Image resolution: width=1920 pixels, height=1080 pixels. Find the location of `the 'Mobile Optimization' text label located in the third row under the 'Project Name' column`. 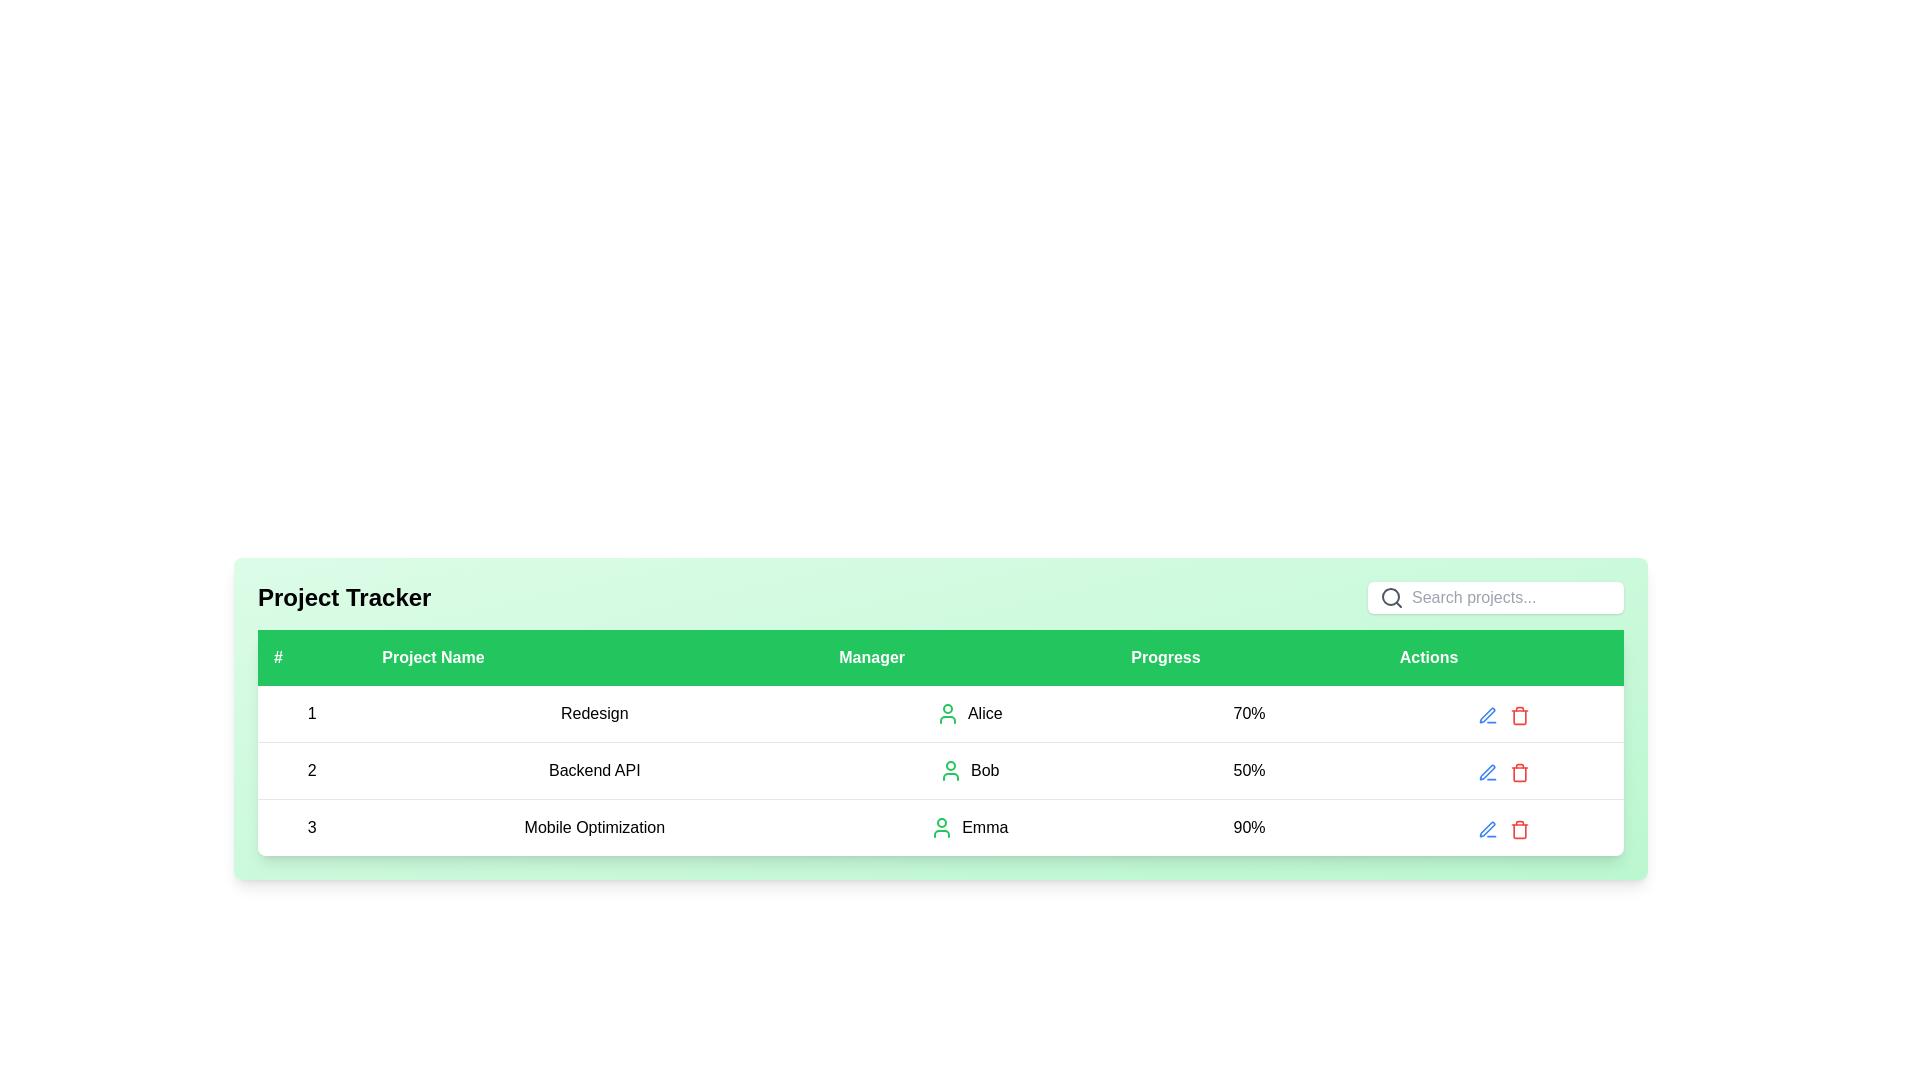

the 'Mobile Optimization' text label located in the third row under the 'Project Name' column is located at coordinates (593, 827).